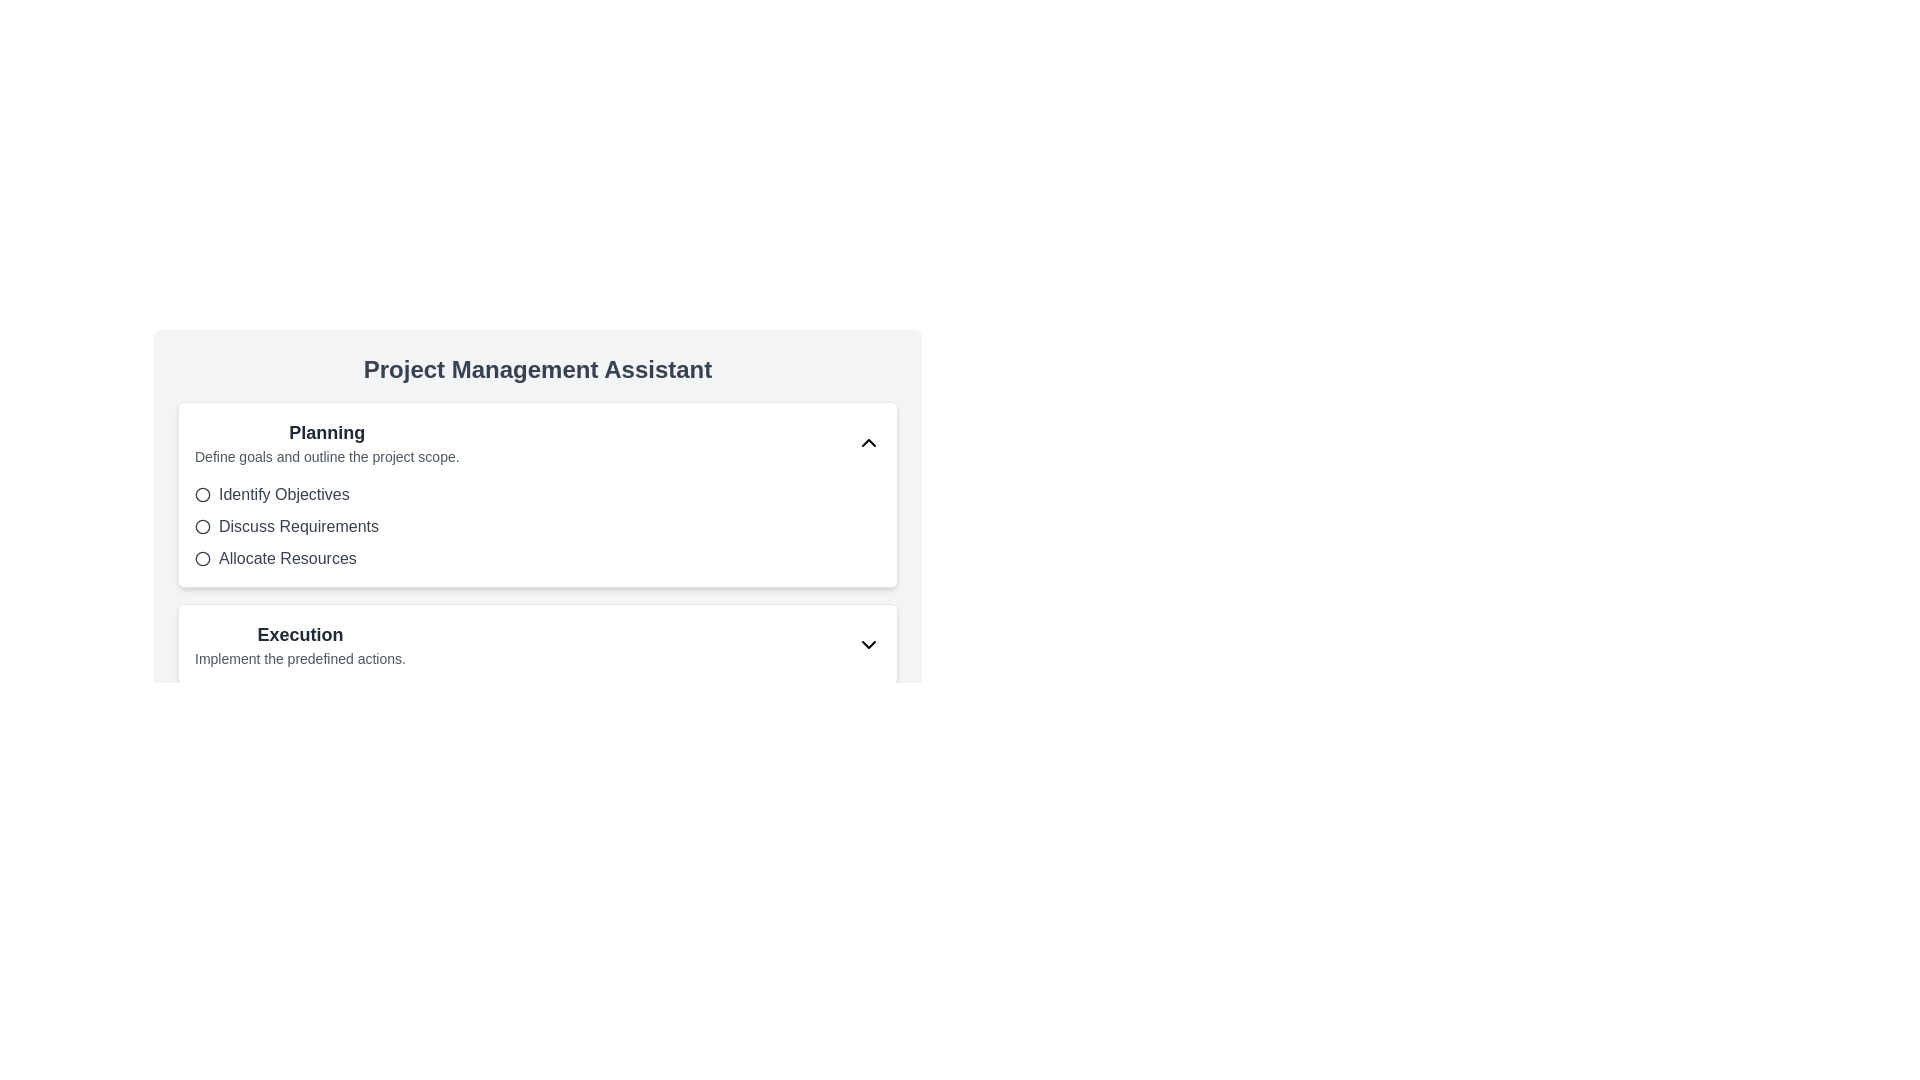 Image resolution: width=1920 pixels, height=1080 pixels. What do you see at coordinates (202, 559) in the screenshot?
I see `the SVG graphical circle element located in the 'Allocate Resources' section beneath the 'Discuss Requirements' option` at bounding box center [202, 559].